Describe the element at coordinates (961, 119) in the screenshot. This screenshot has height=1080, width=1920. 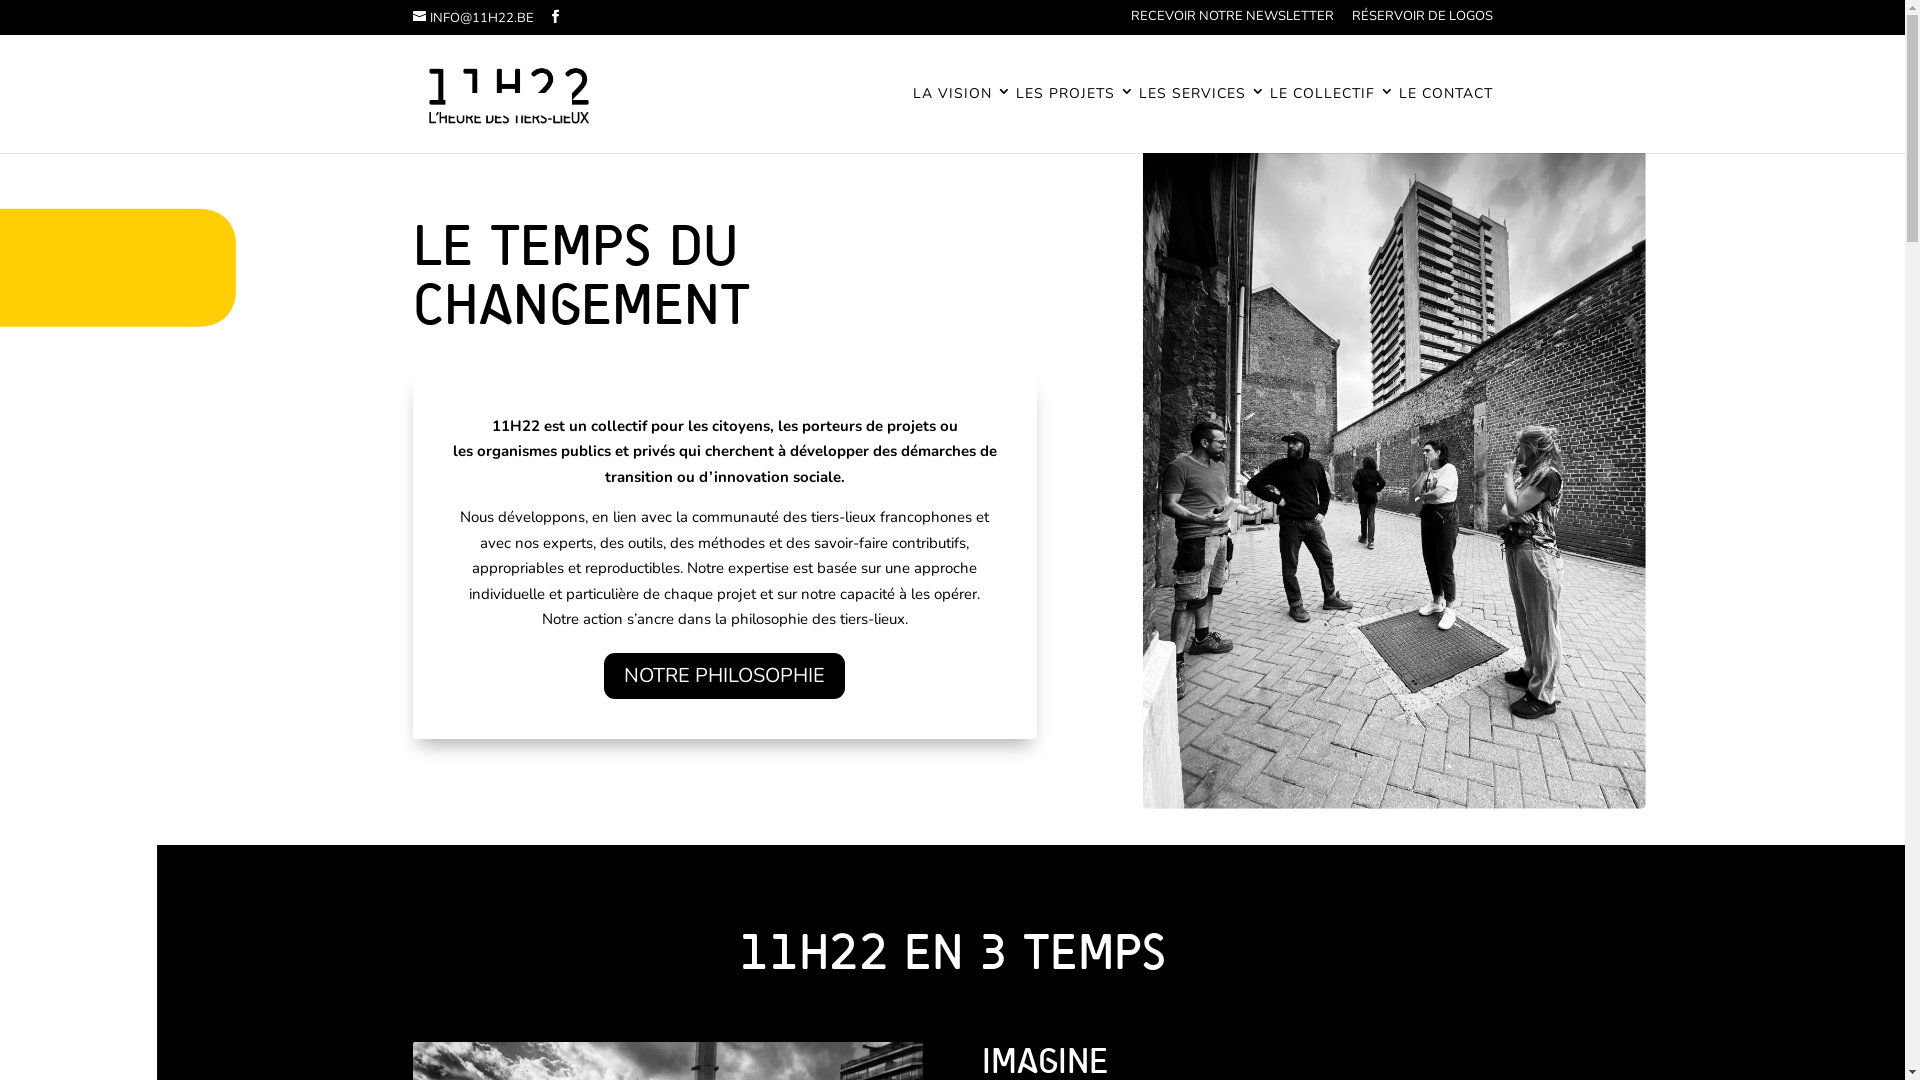
I see `'LA VISION'` at that location.